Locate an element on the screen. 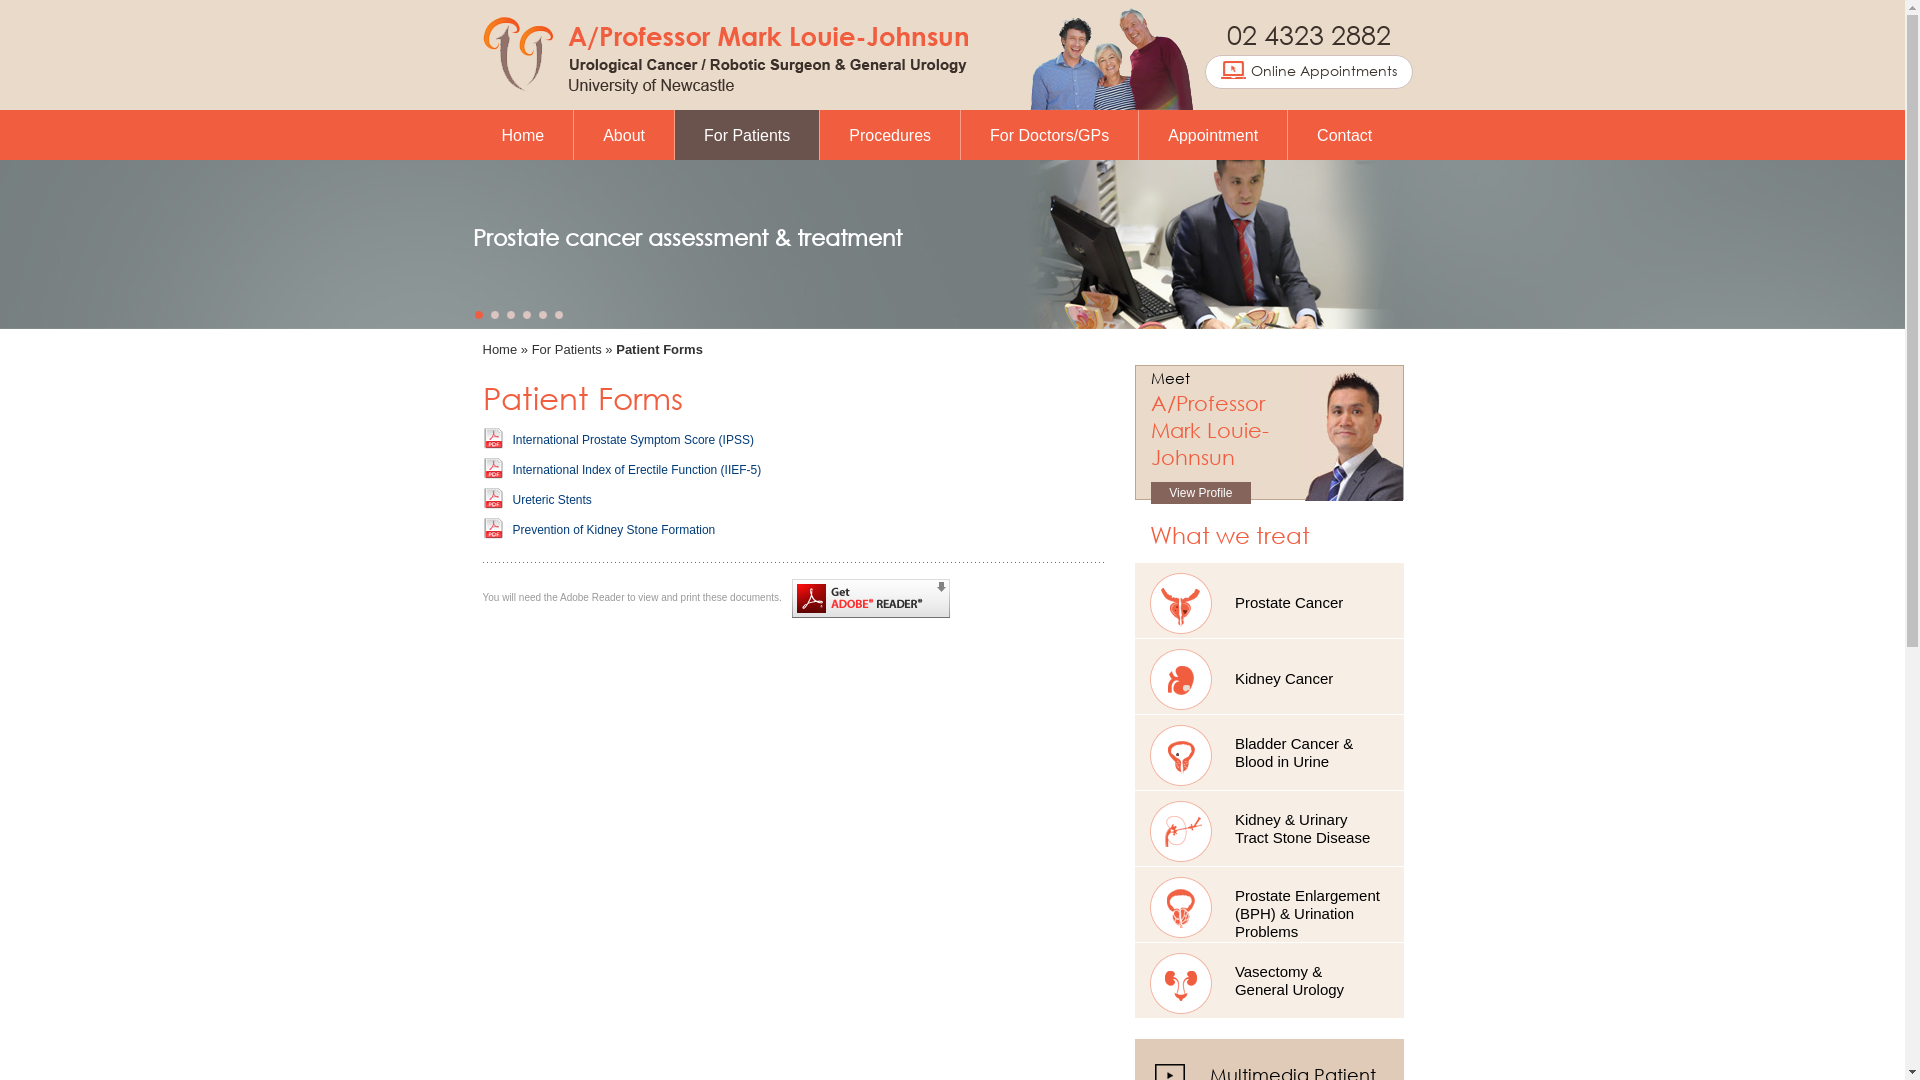 The height and width of the screenshot is (1080, 1920). 'Appointment' is located at coordinates (1212, 135).